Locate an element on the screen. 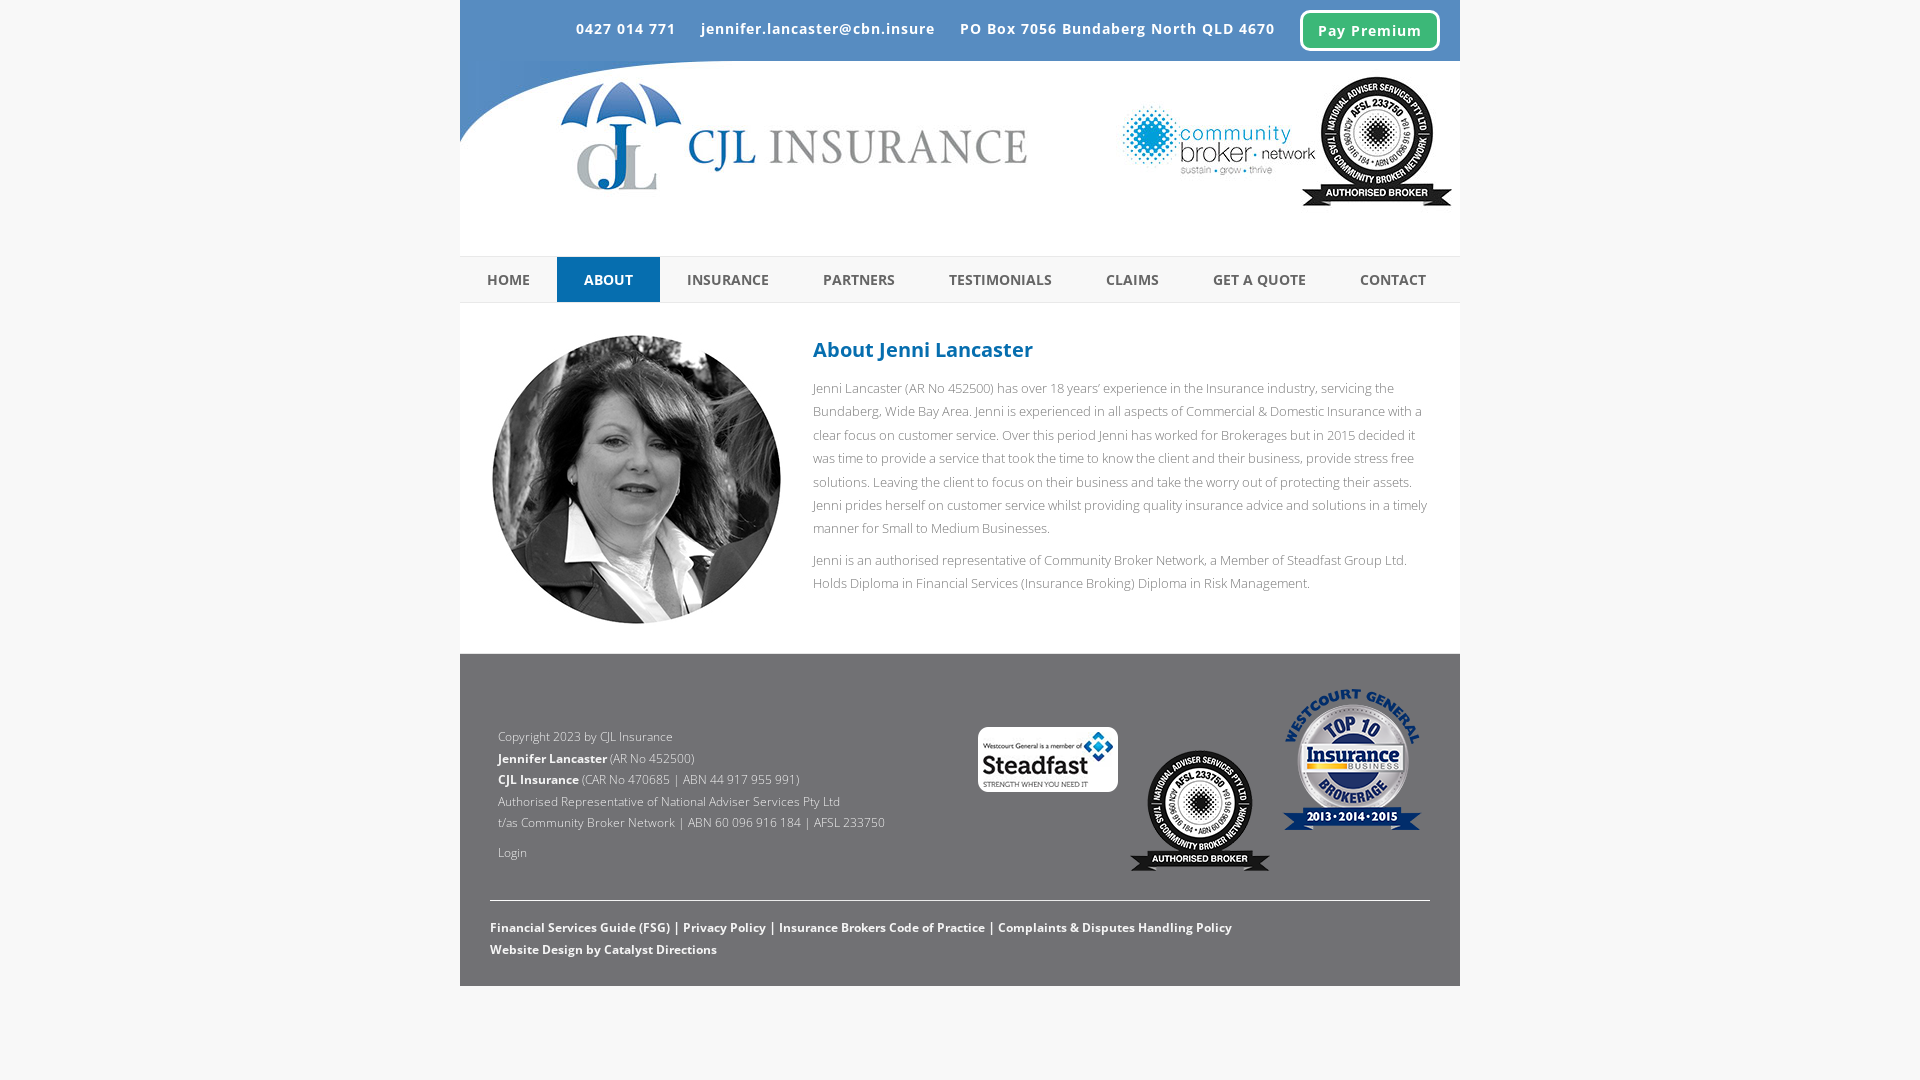 This screenshot has width=1920, height=1080. 'Privacy Policy' is located at coordinates (723, 927).